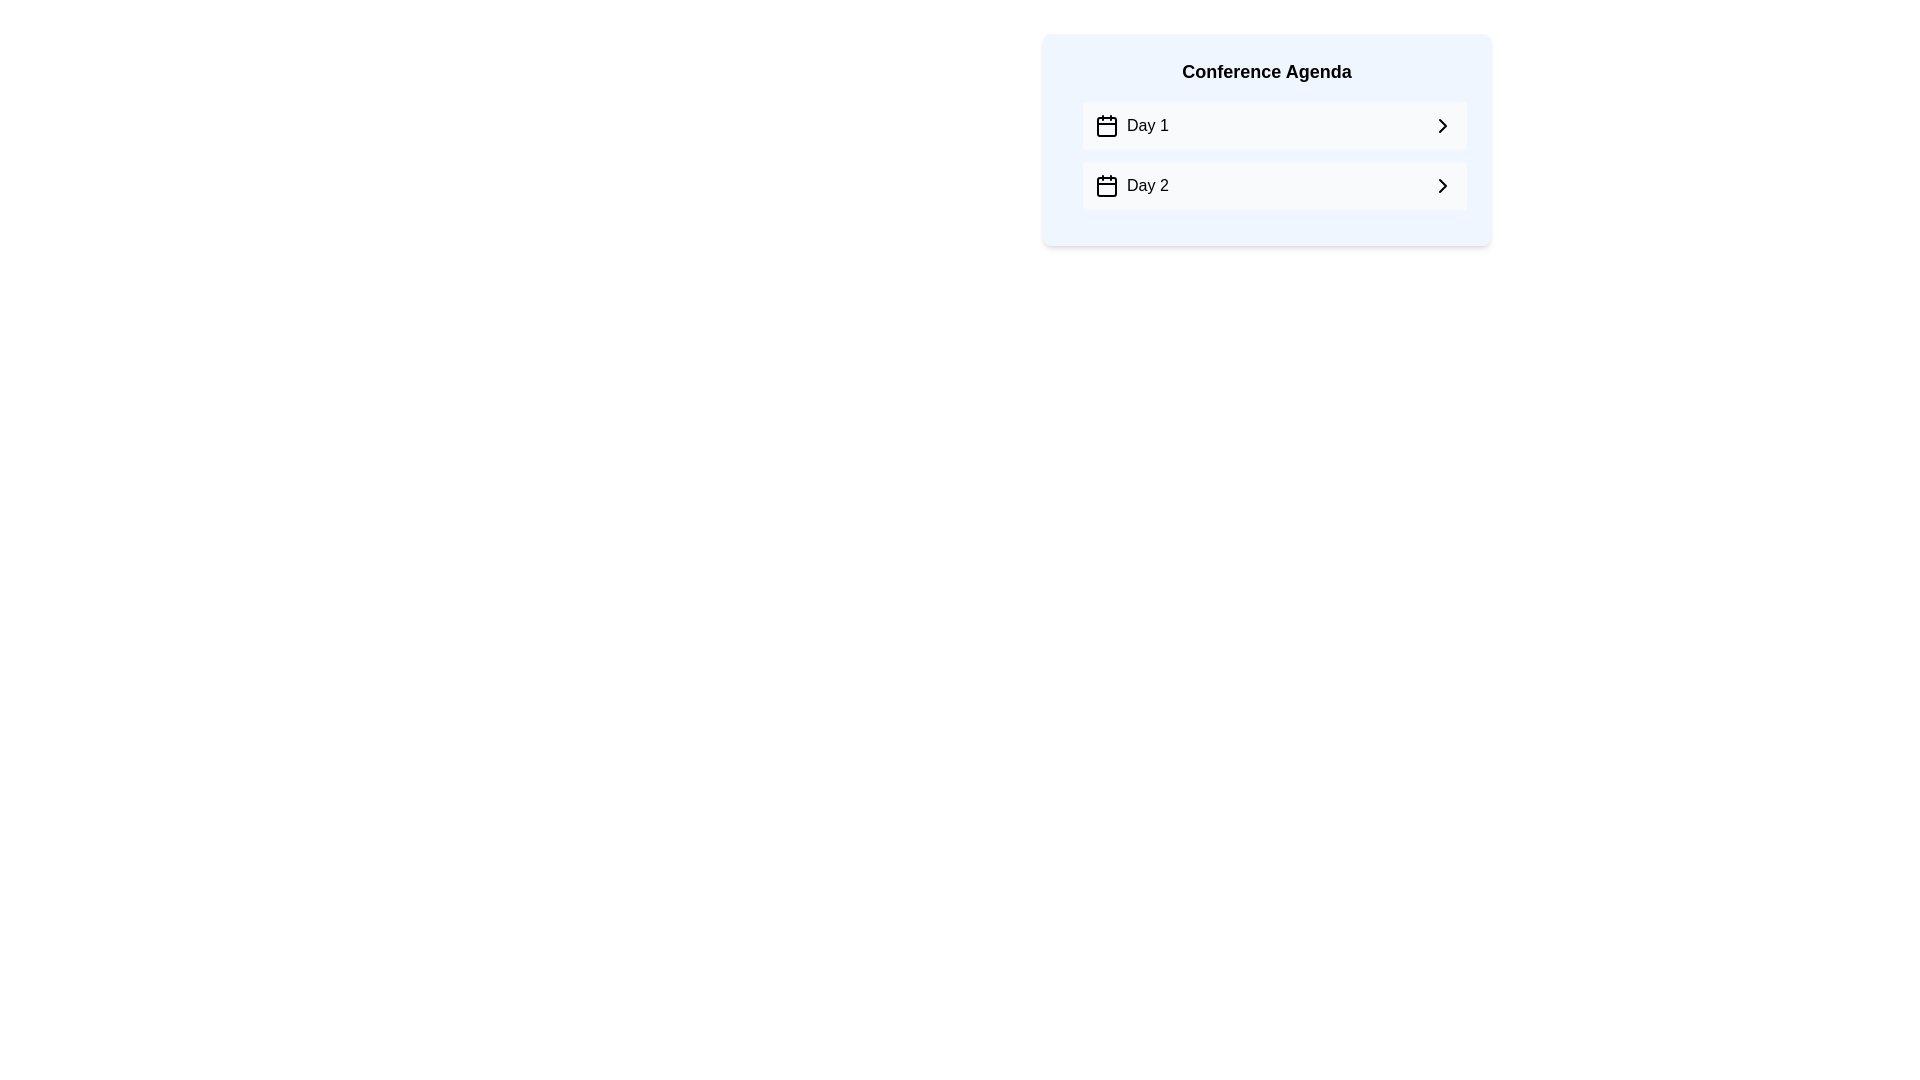  Describe the element at coordinates (1147, 185) in the screenshot. I see `the label indicating the second day's agenda item in the conference schedule, which is located in the second row and aligned with a calendar icon` at that location.